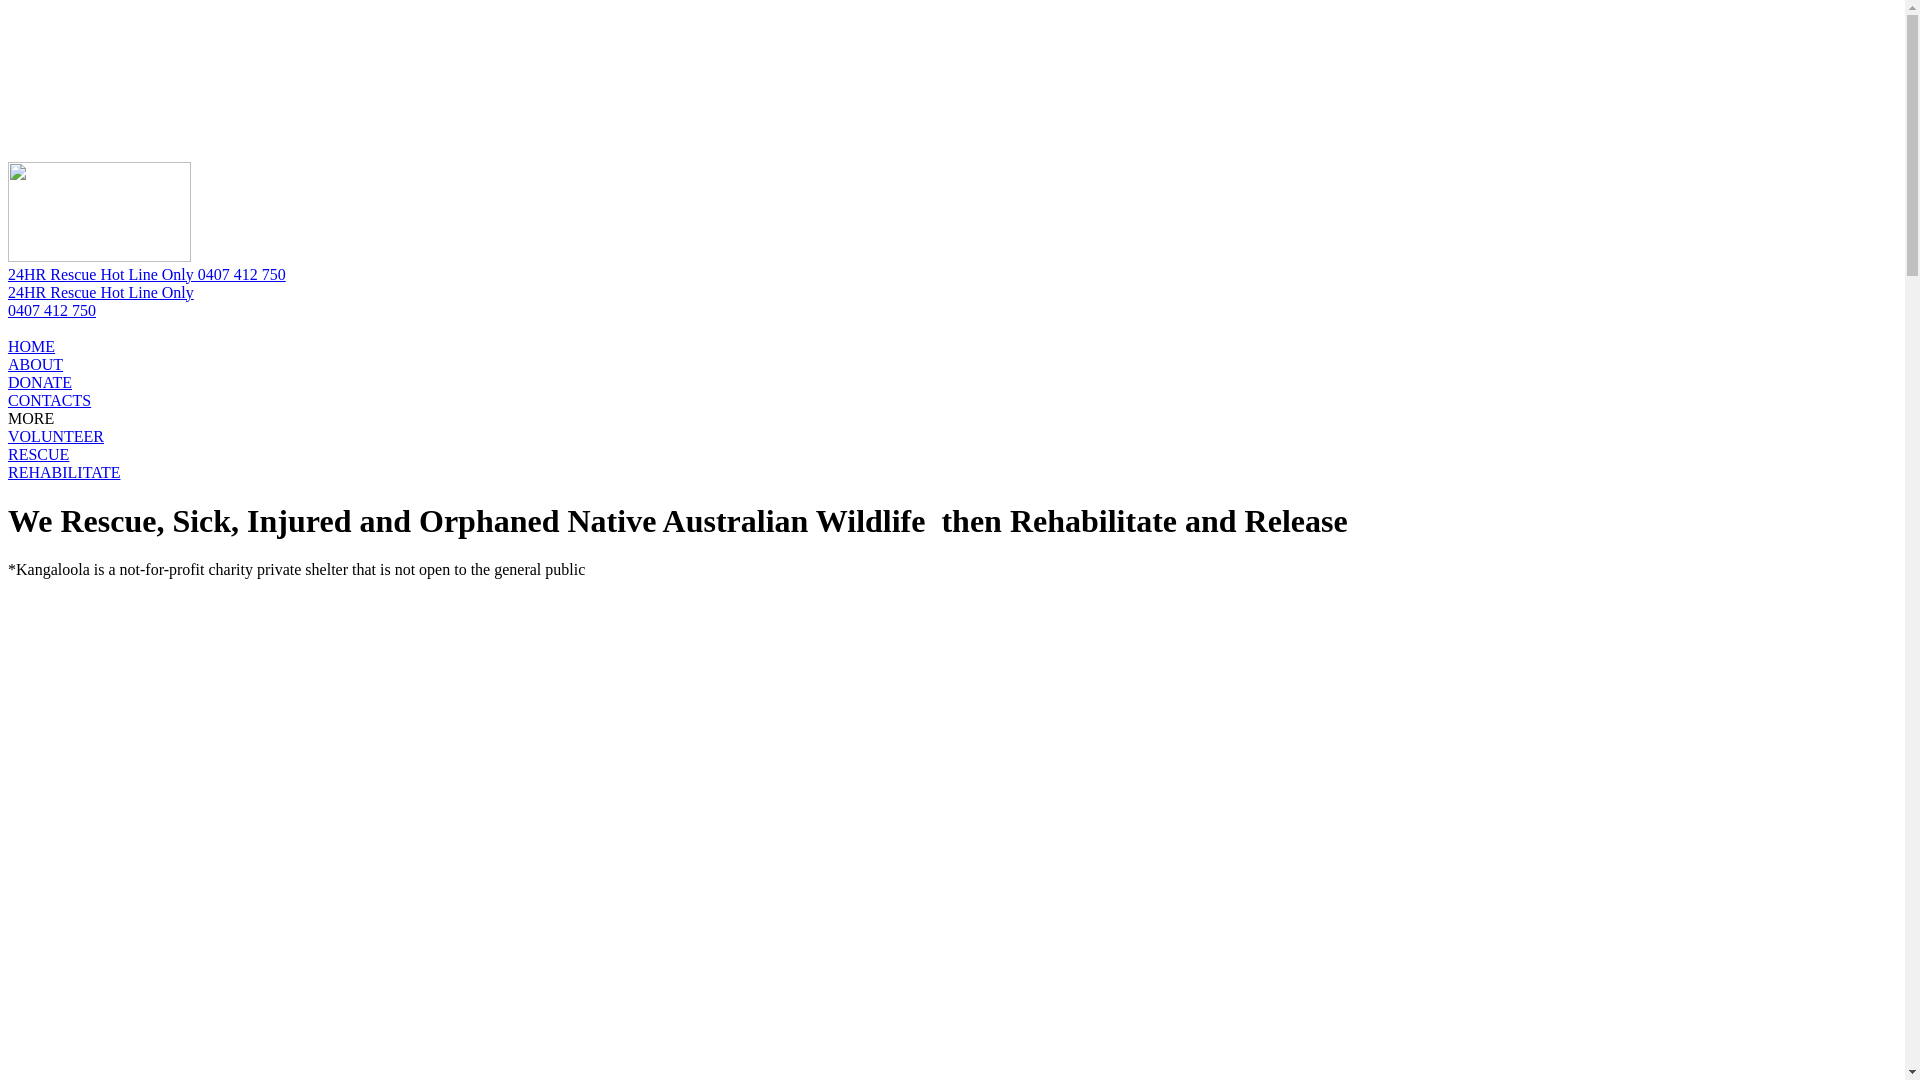 This screenshot has width=1920, height=1080. Describe the element at coordinates (8, 435) in the screenshot. I see `'VOLUNTEER'` at that location.